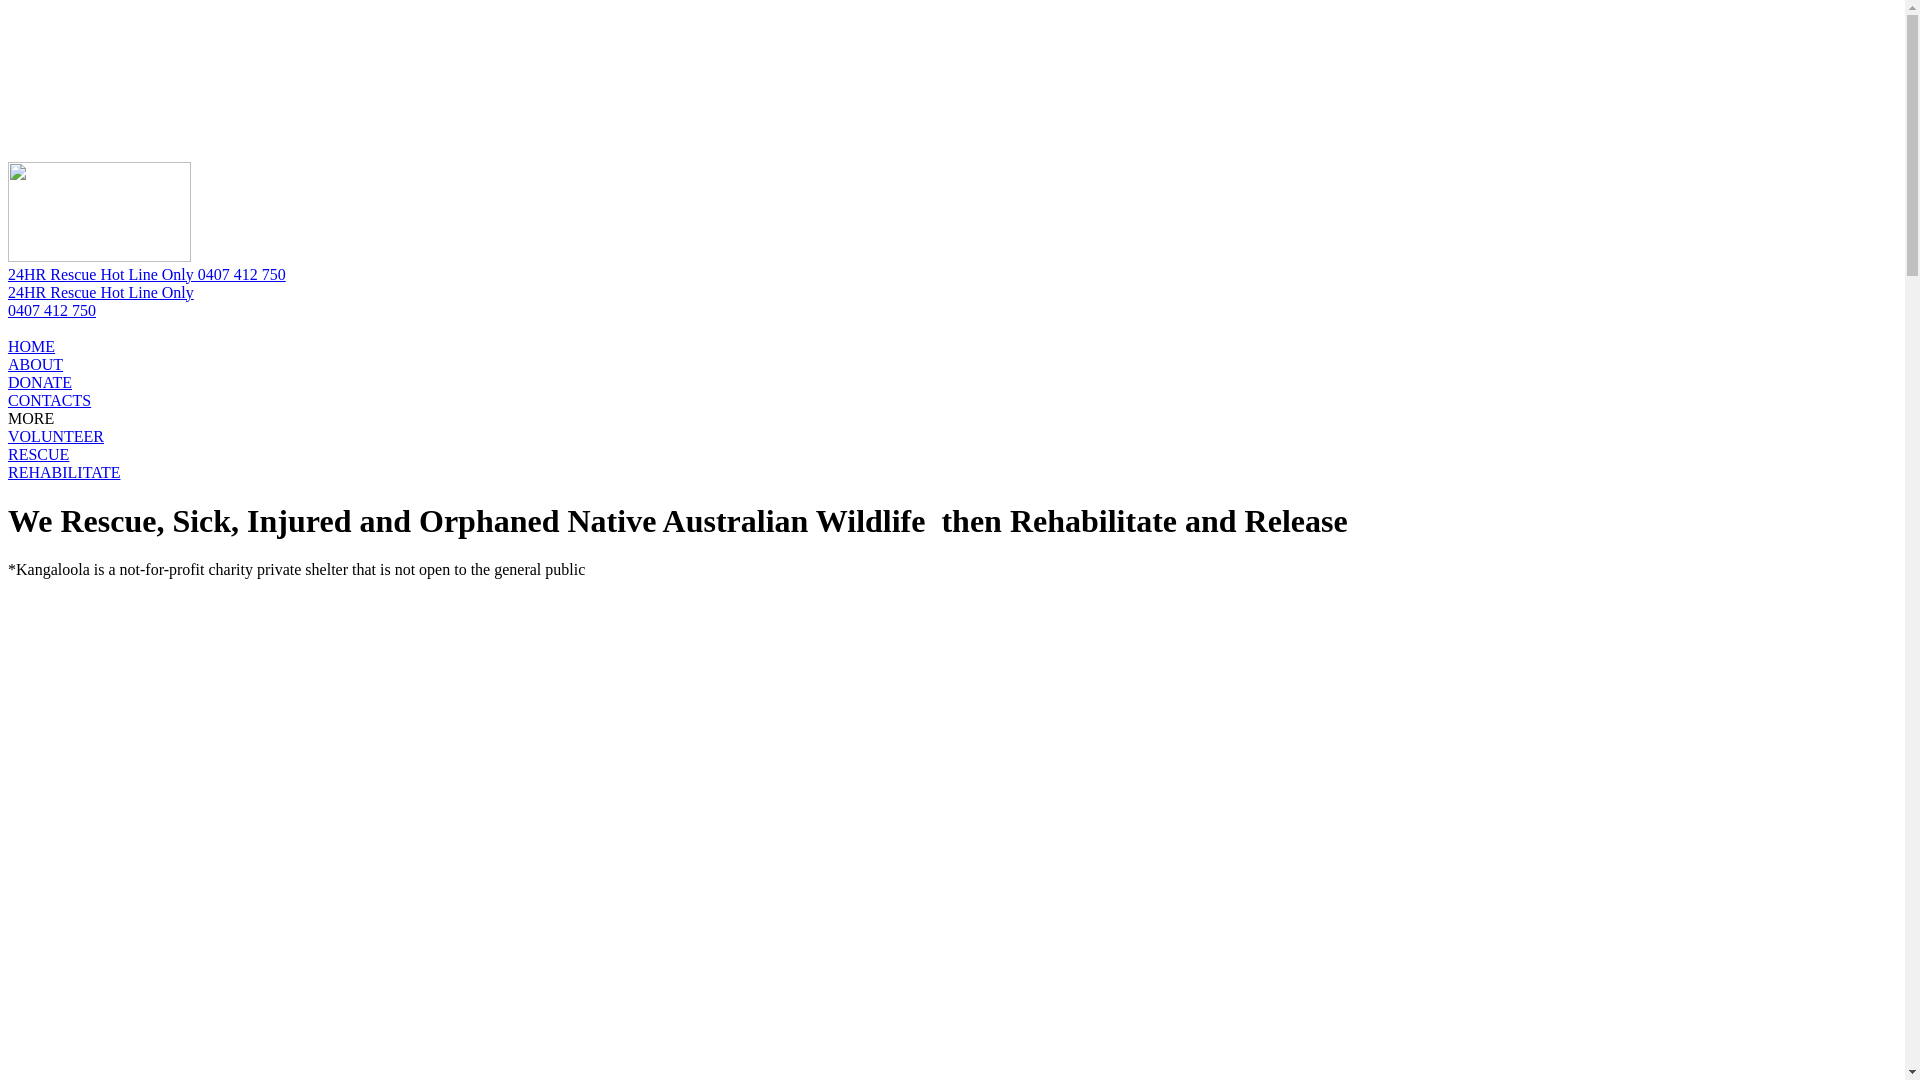 This screenshot has width=1920, height=1080. Describe the element at coordinates (8, 435) in the screenshot. I see `'VOLUNTEER'` at that location.